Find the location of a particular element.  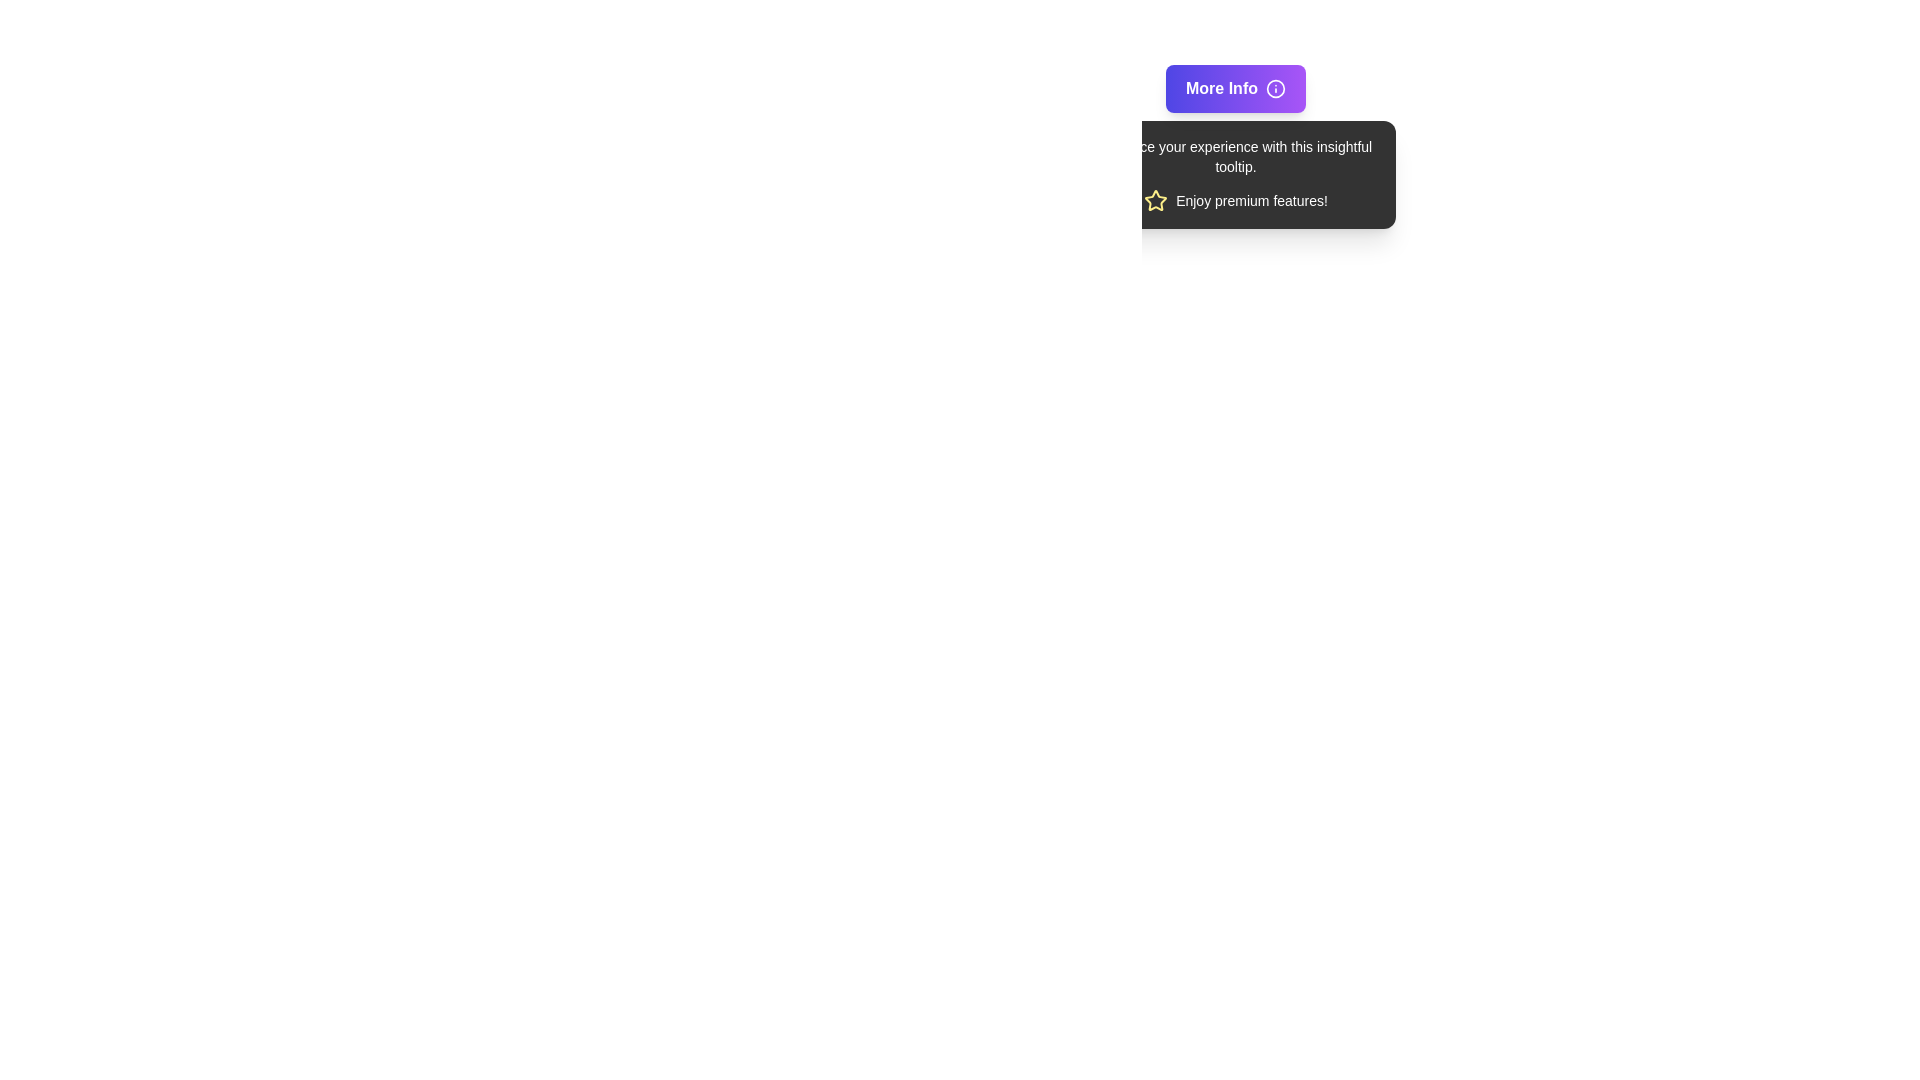

the Circle graphical element located in the top-right corner of the interface, adjacent to the 'More Info' button is located at coordinates (1275, 87).